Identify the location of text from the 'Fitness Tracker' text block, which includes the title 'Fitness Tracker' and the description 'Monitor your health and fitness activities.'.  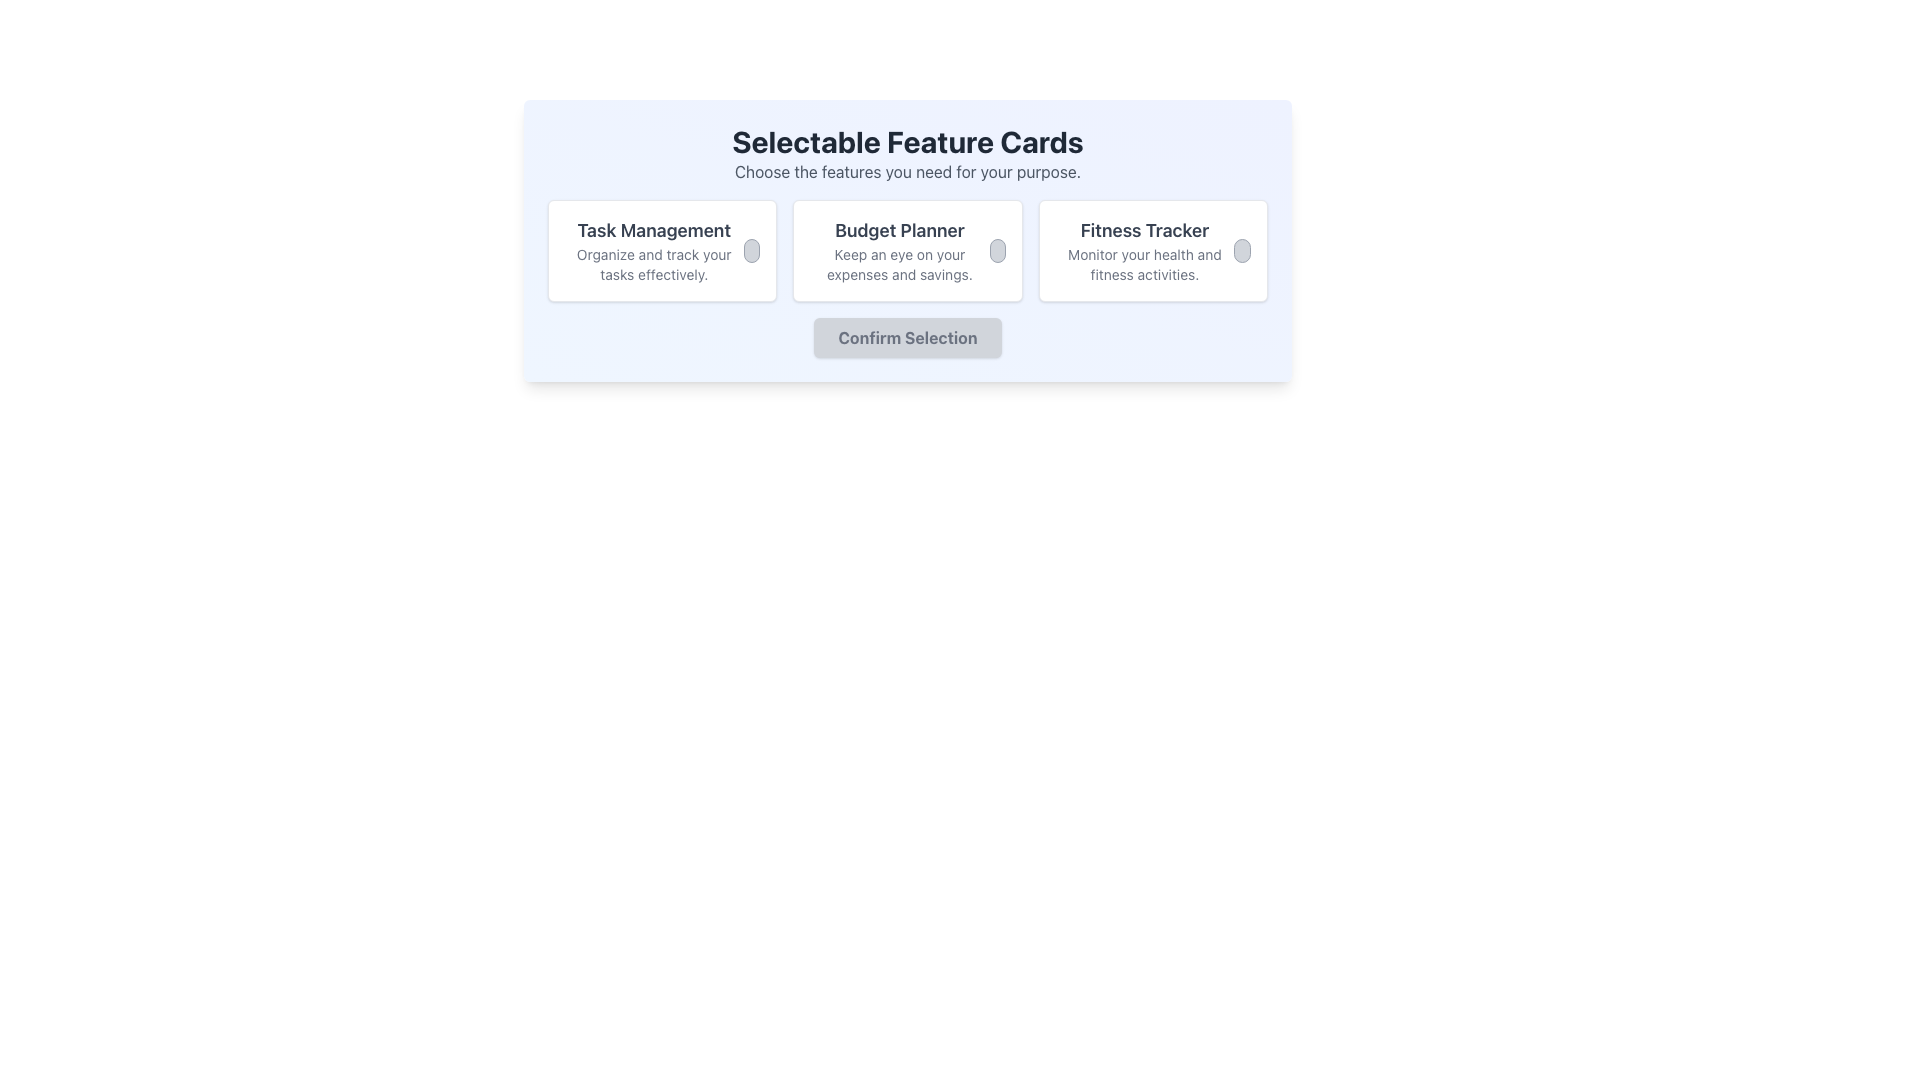
(1144, 249).